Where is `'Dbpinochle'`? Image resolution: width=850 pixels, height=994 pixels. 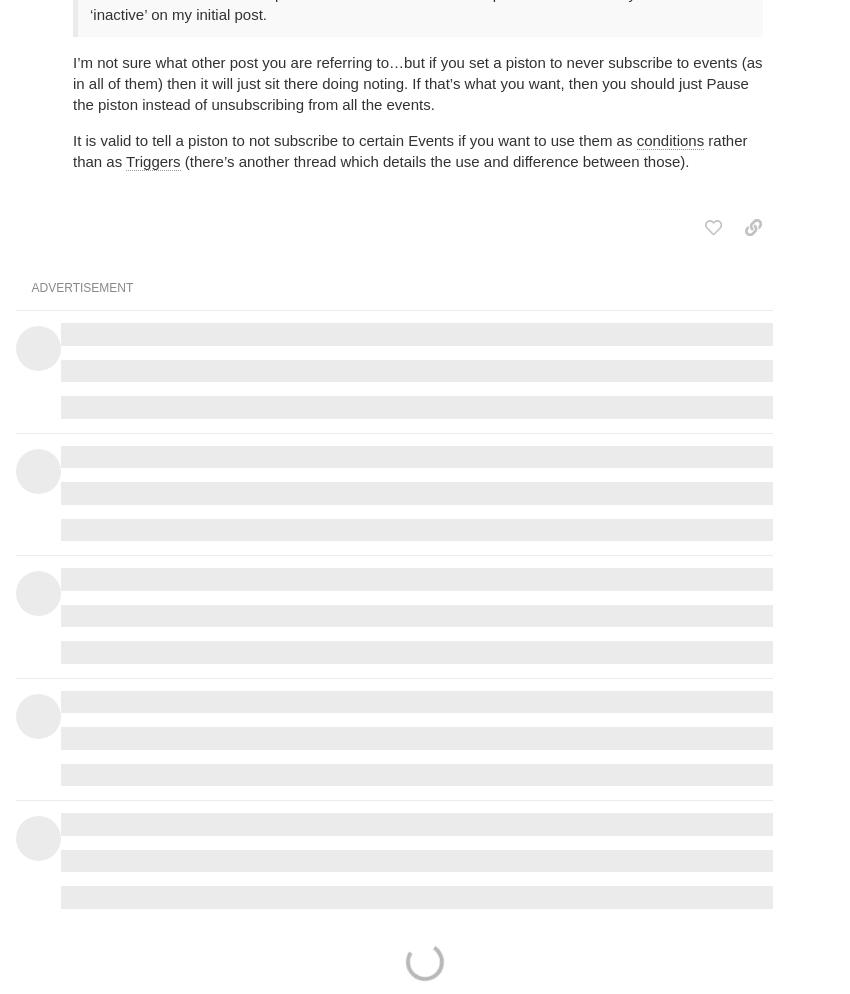
'Dbpinochle' is located at coordinates (645, 246).